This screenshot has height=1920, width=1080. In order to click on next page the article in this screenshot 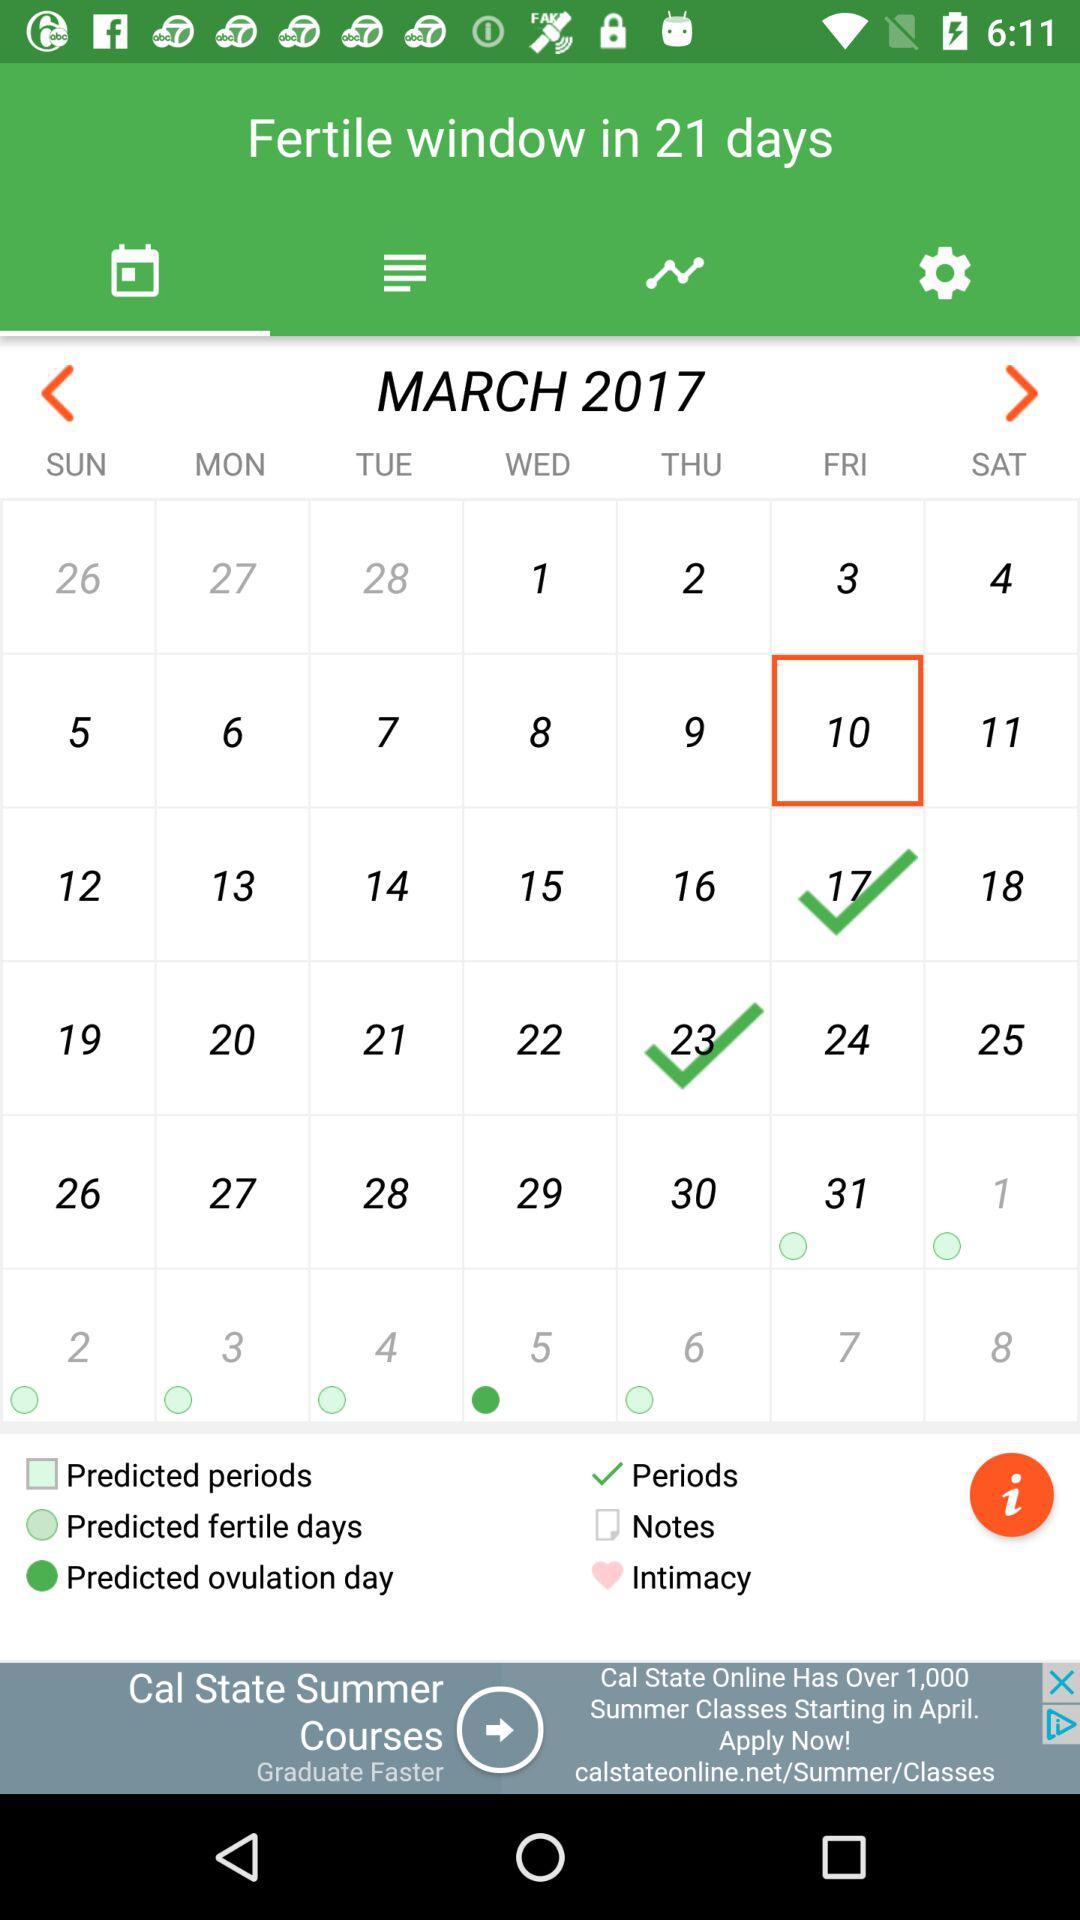, I will do `click(1022, 393)`.